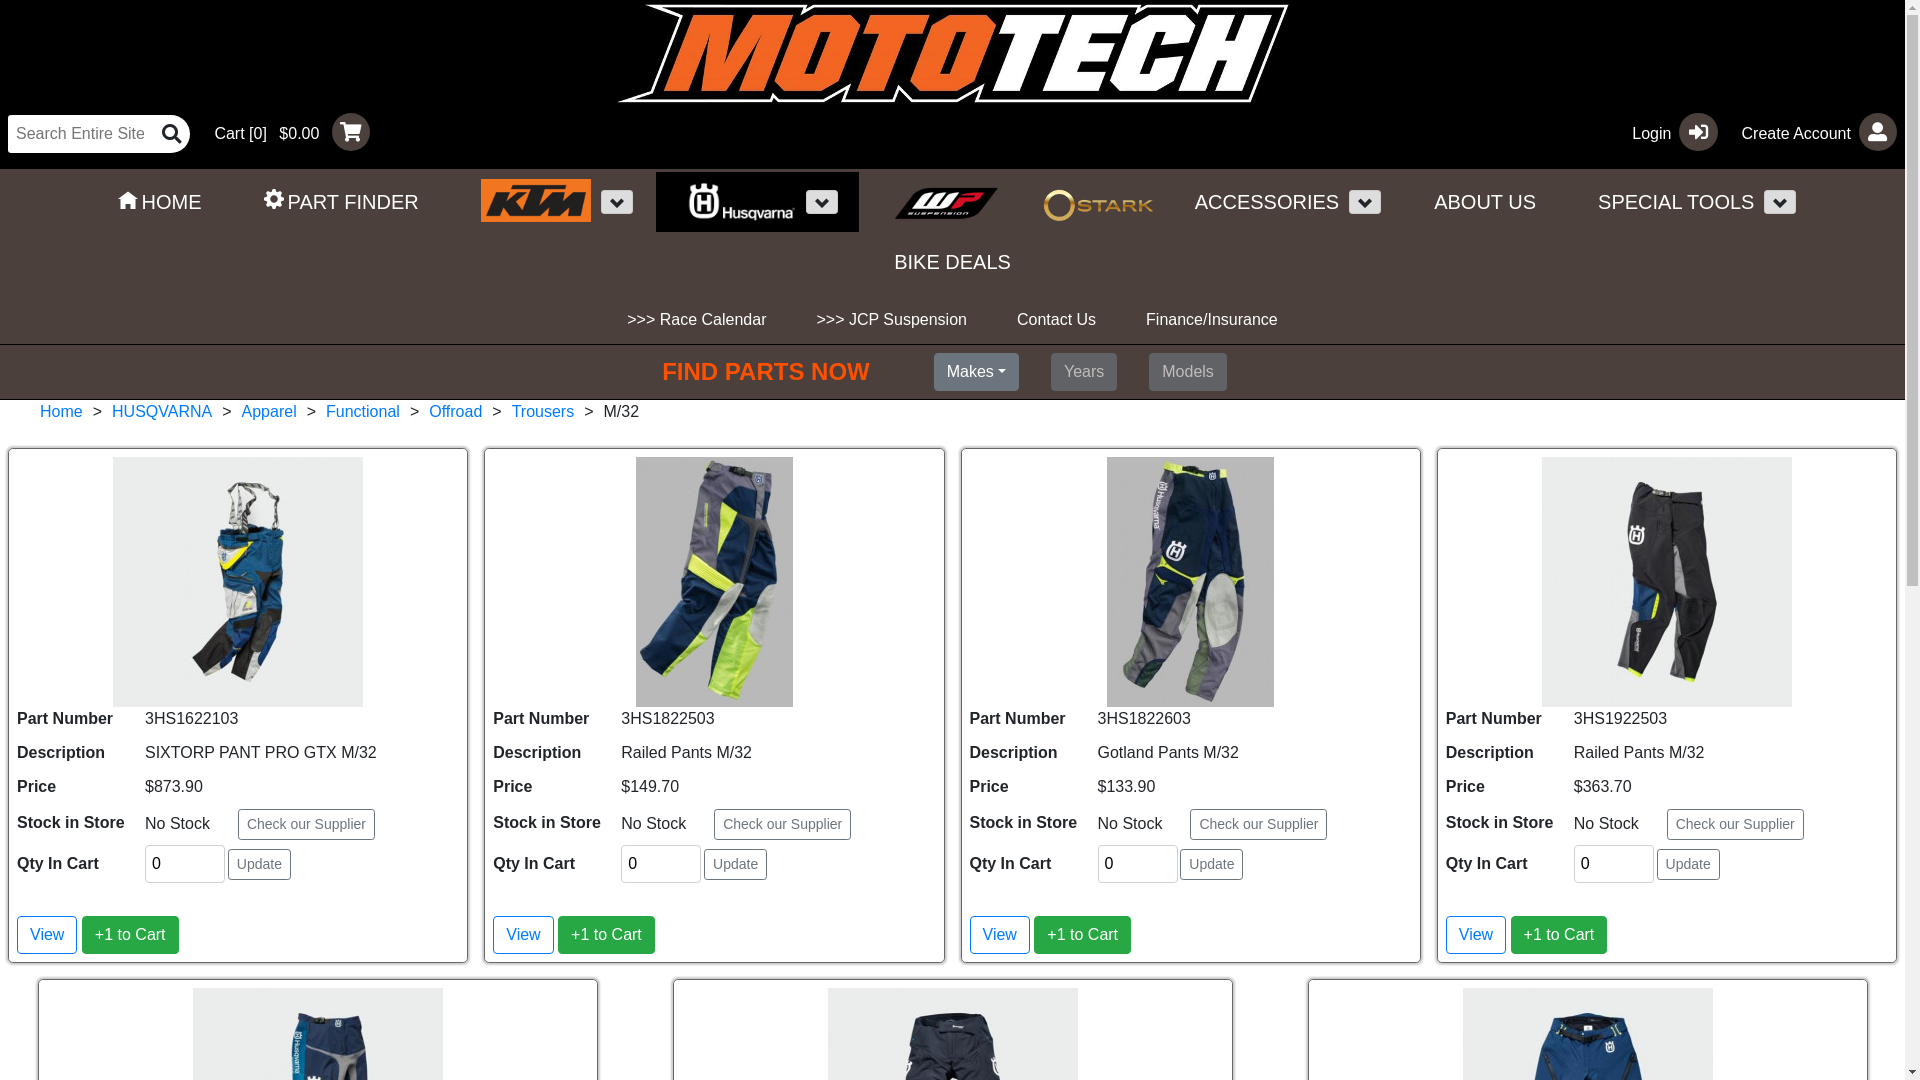 This screenshot has width=1920, height=1080. Describe the element at coordinates (282, 131) in the screenshot. I see `'Cart 0 0.00'` at that location.